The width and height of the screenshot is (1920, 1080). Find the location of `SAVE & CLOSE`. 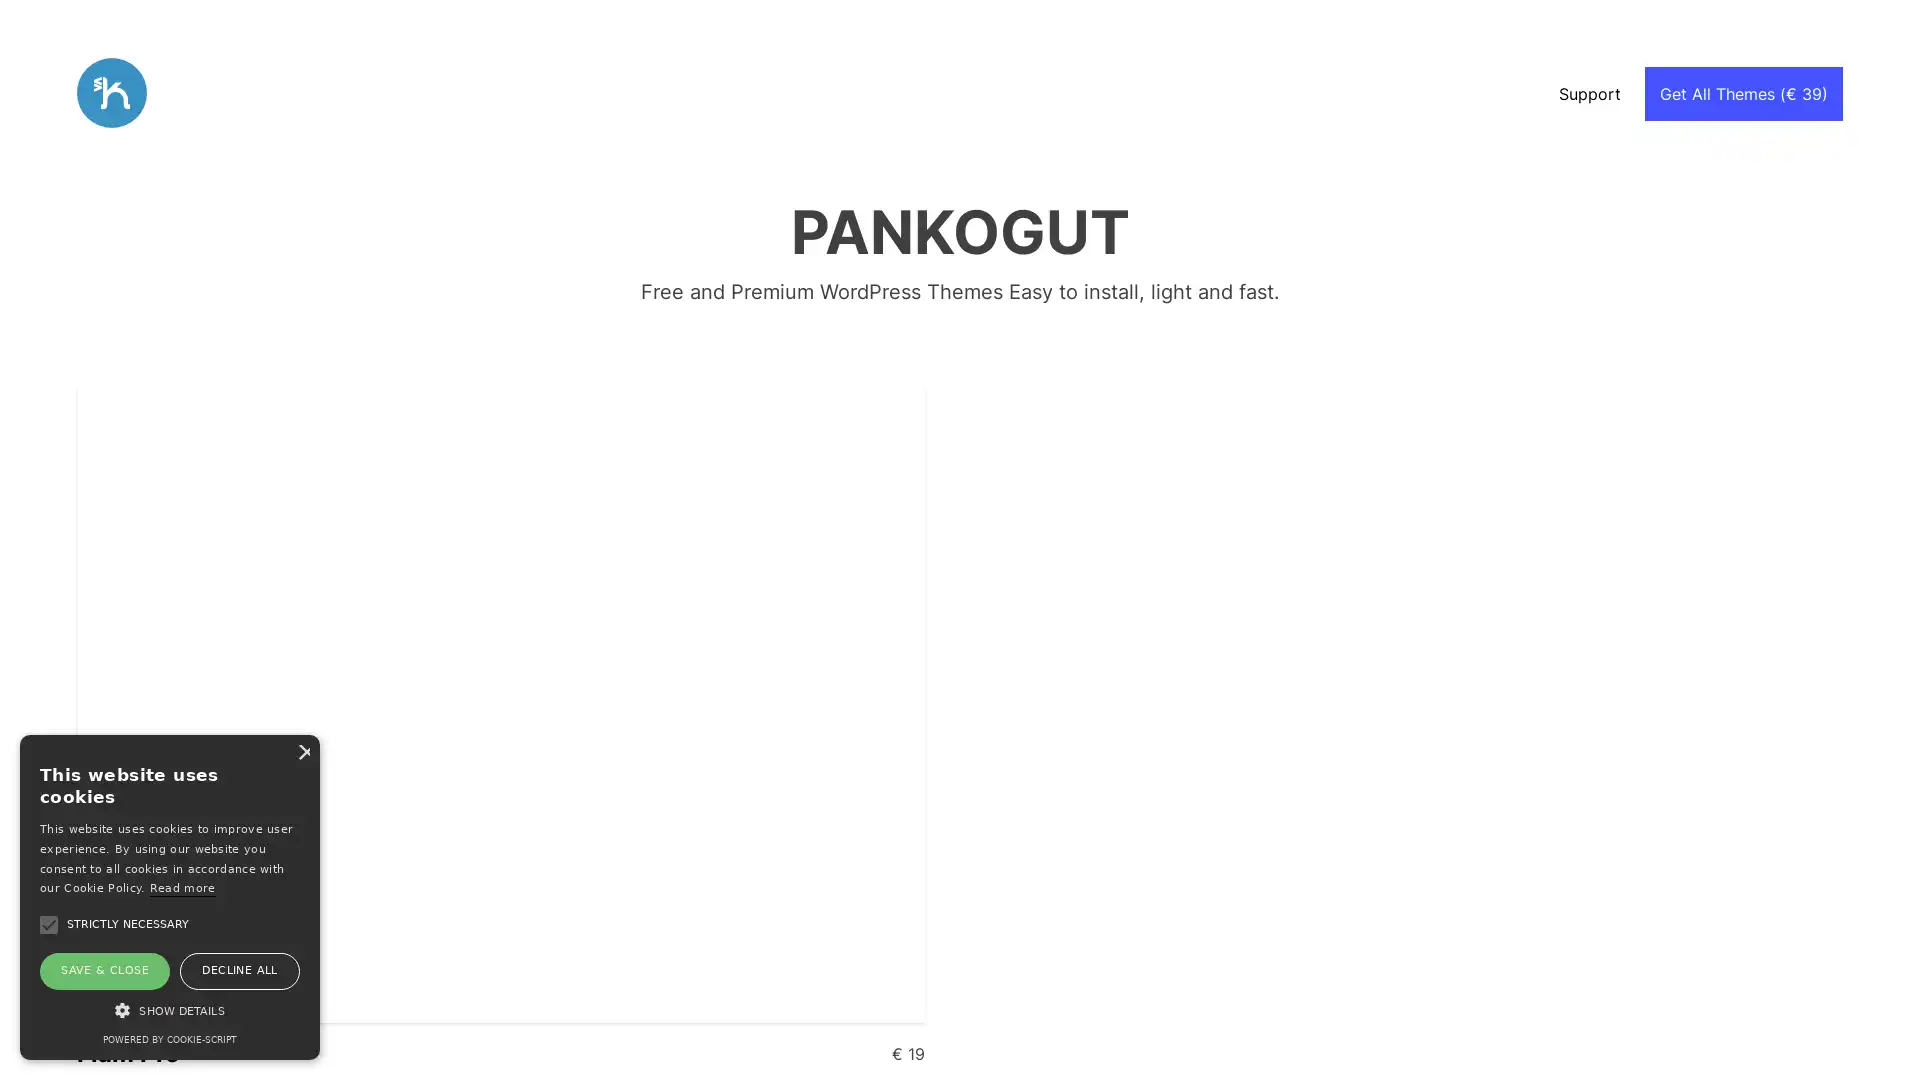

SAVE & CLOSE is located at coordinates (104, 970).